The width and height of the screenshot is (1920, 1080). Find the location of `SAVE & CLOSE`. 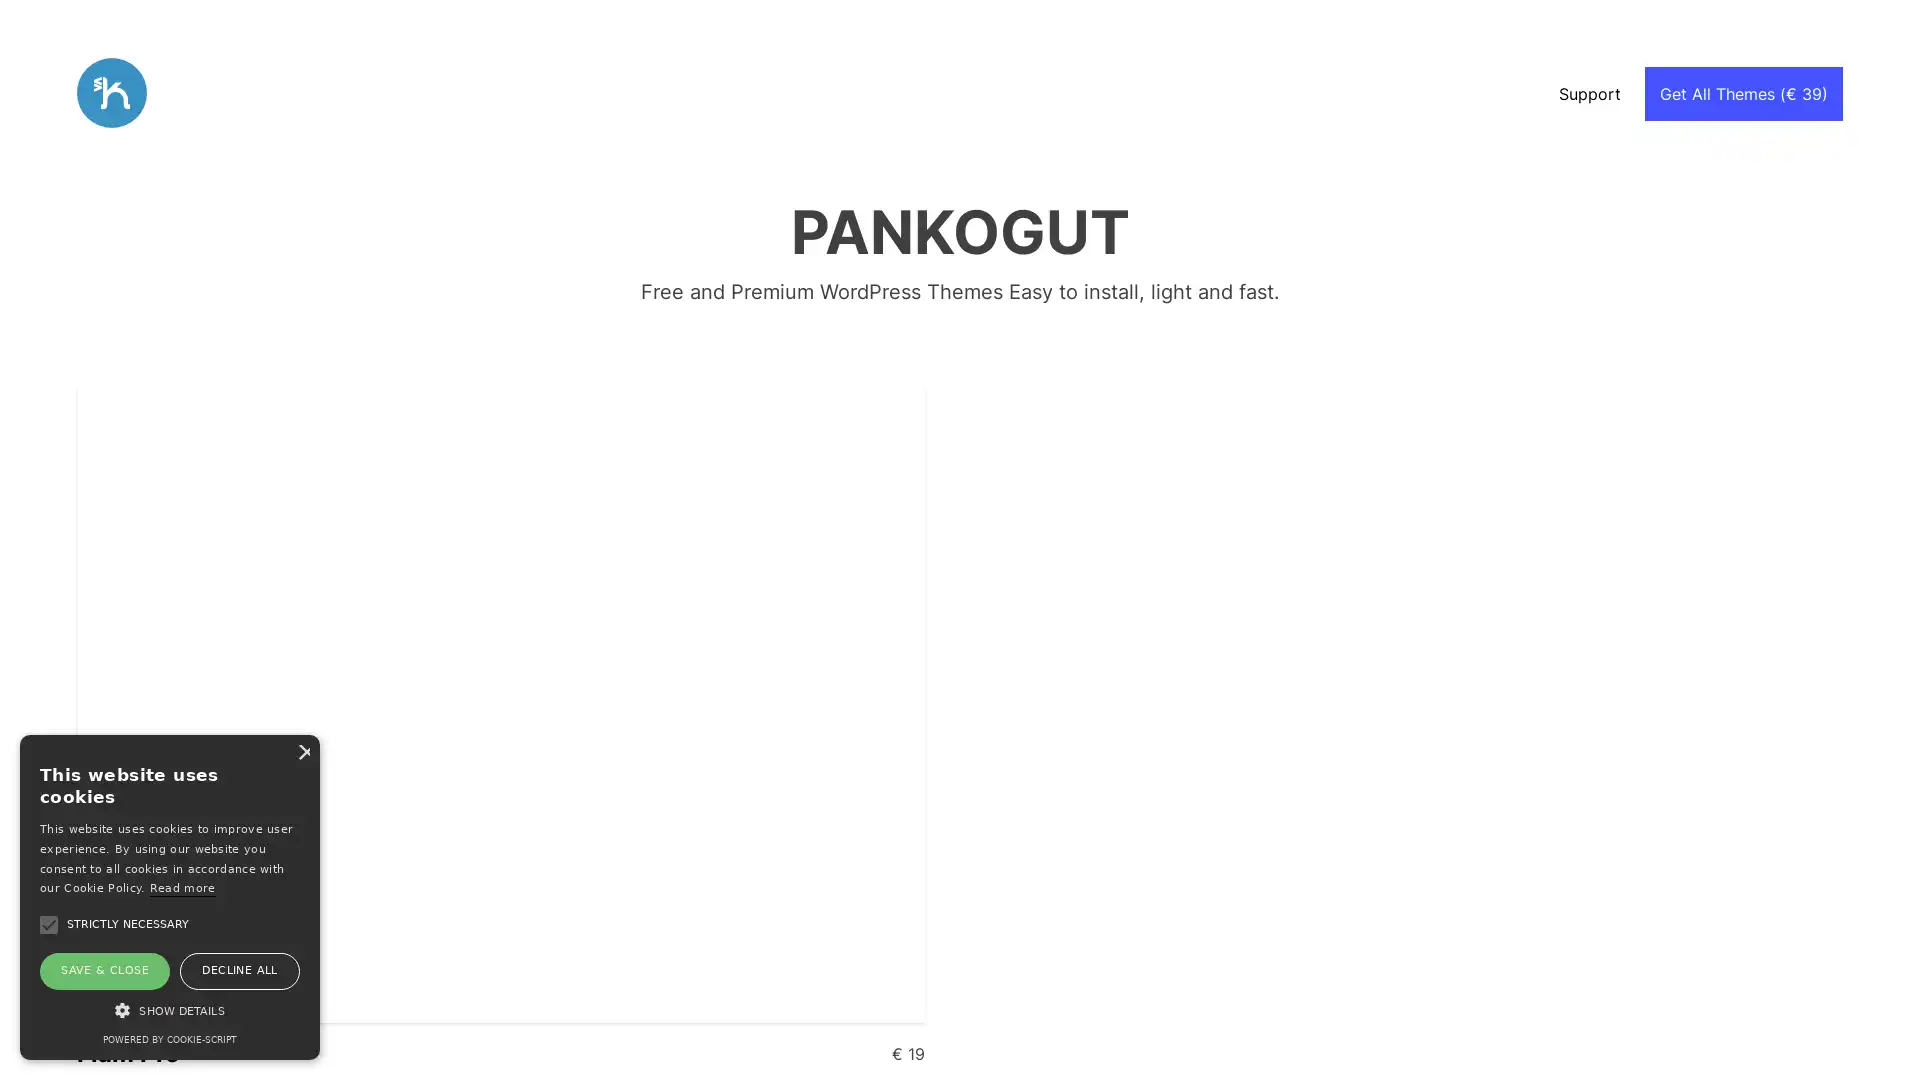

SAVE & CLOSE is located at coordinates (104, 970).